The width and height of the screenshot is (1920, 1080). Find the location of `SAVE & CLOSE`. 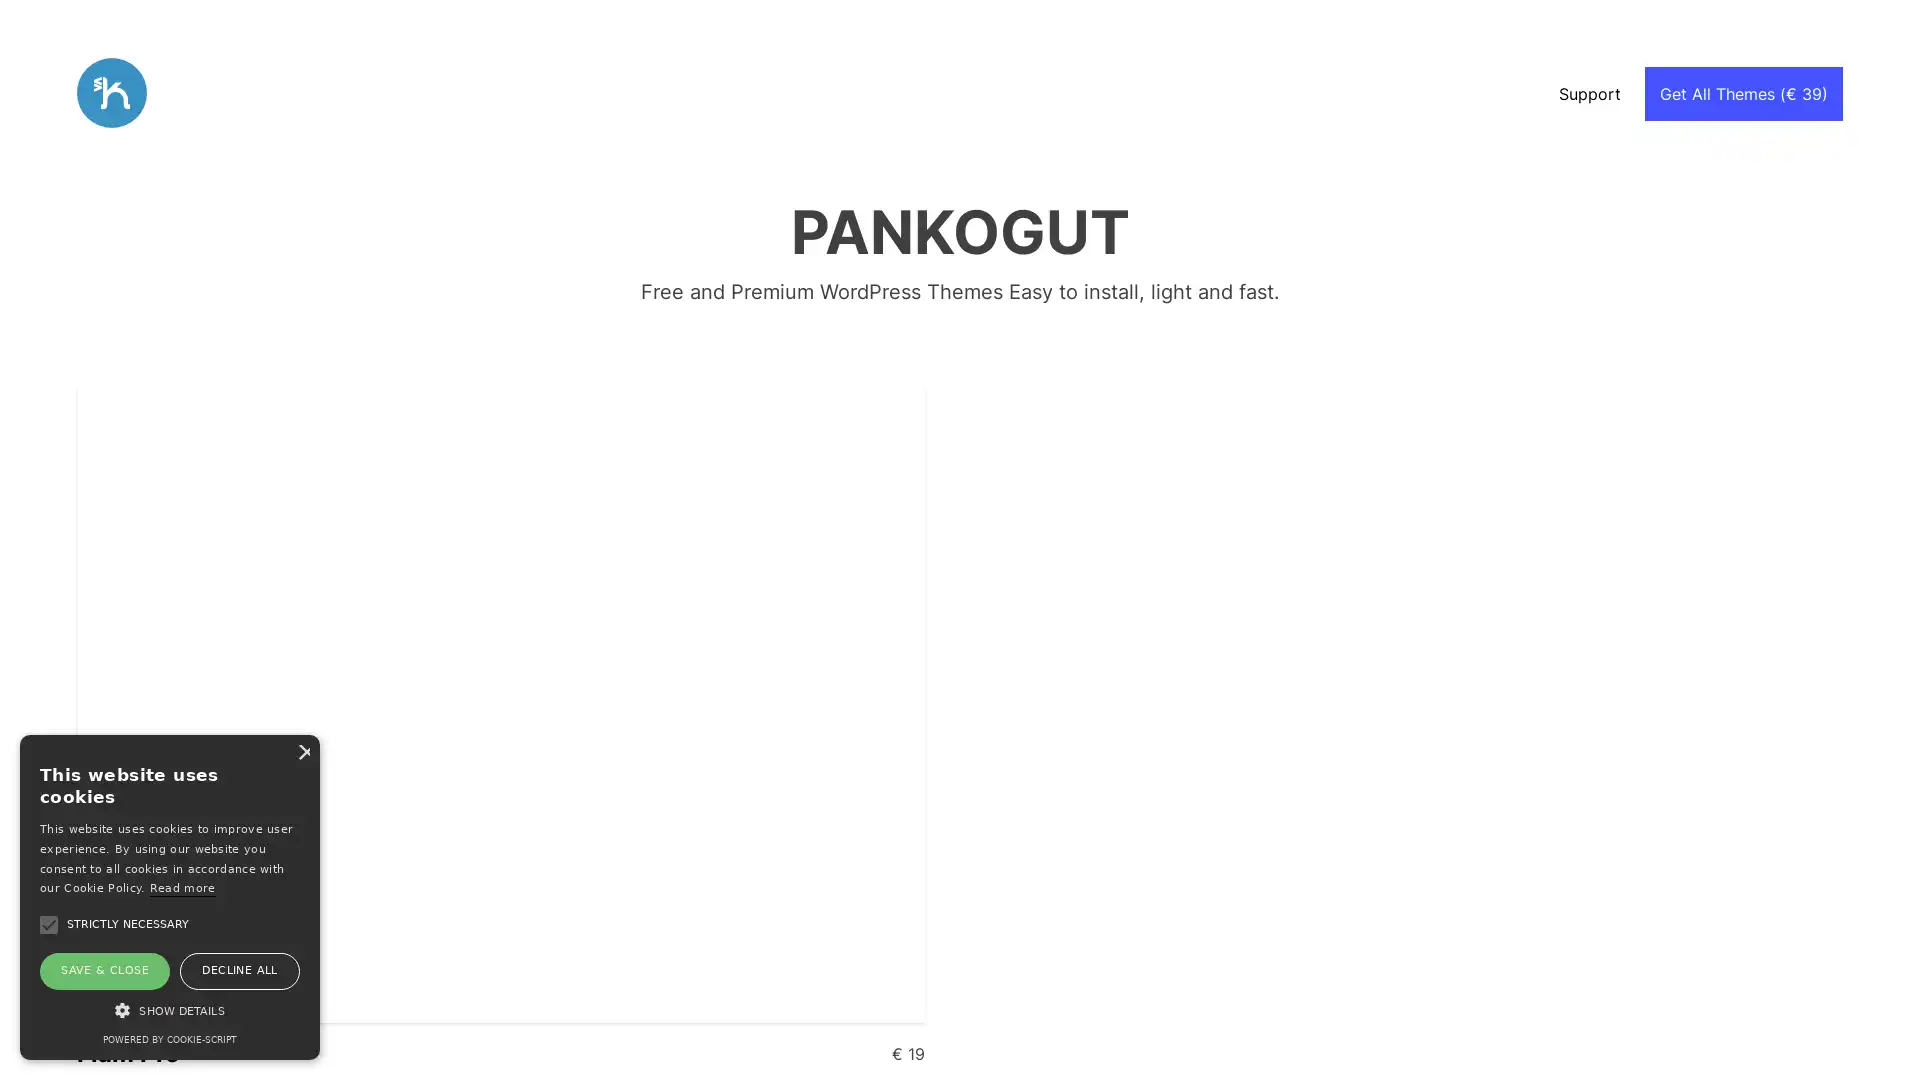

SAVE & CLOSE is located at coordinates (104, 970).